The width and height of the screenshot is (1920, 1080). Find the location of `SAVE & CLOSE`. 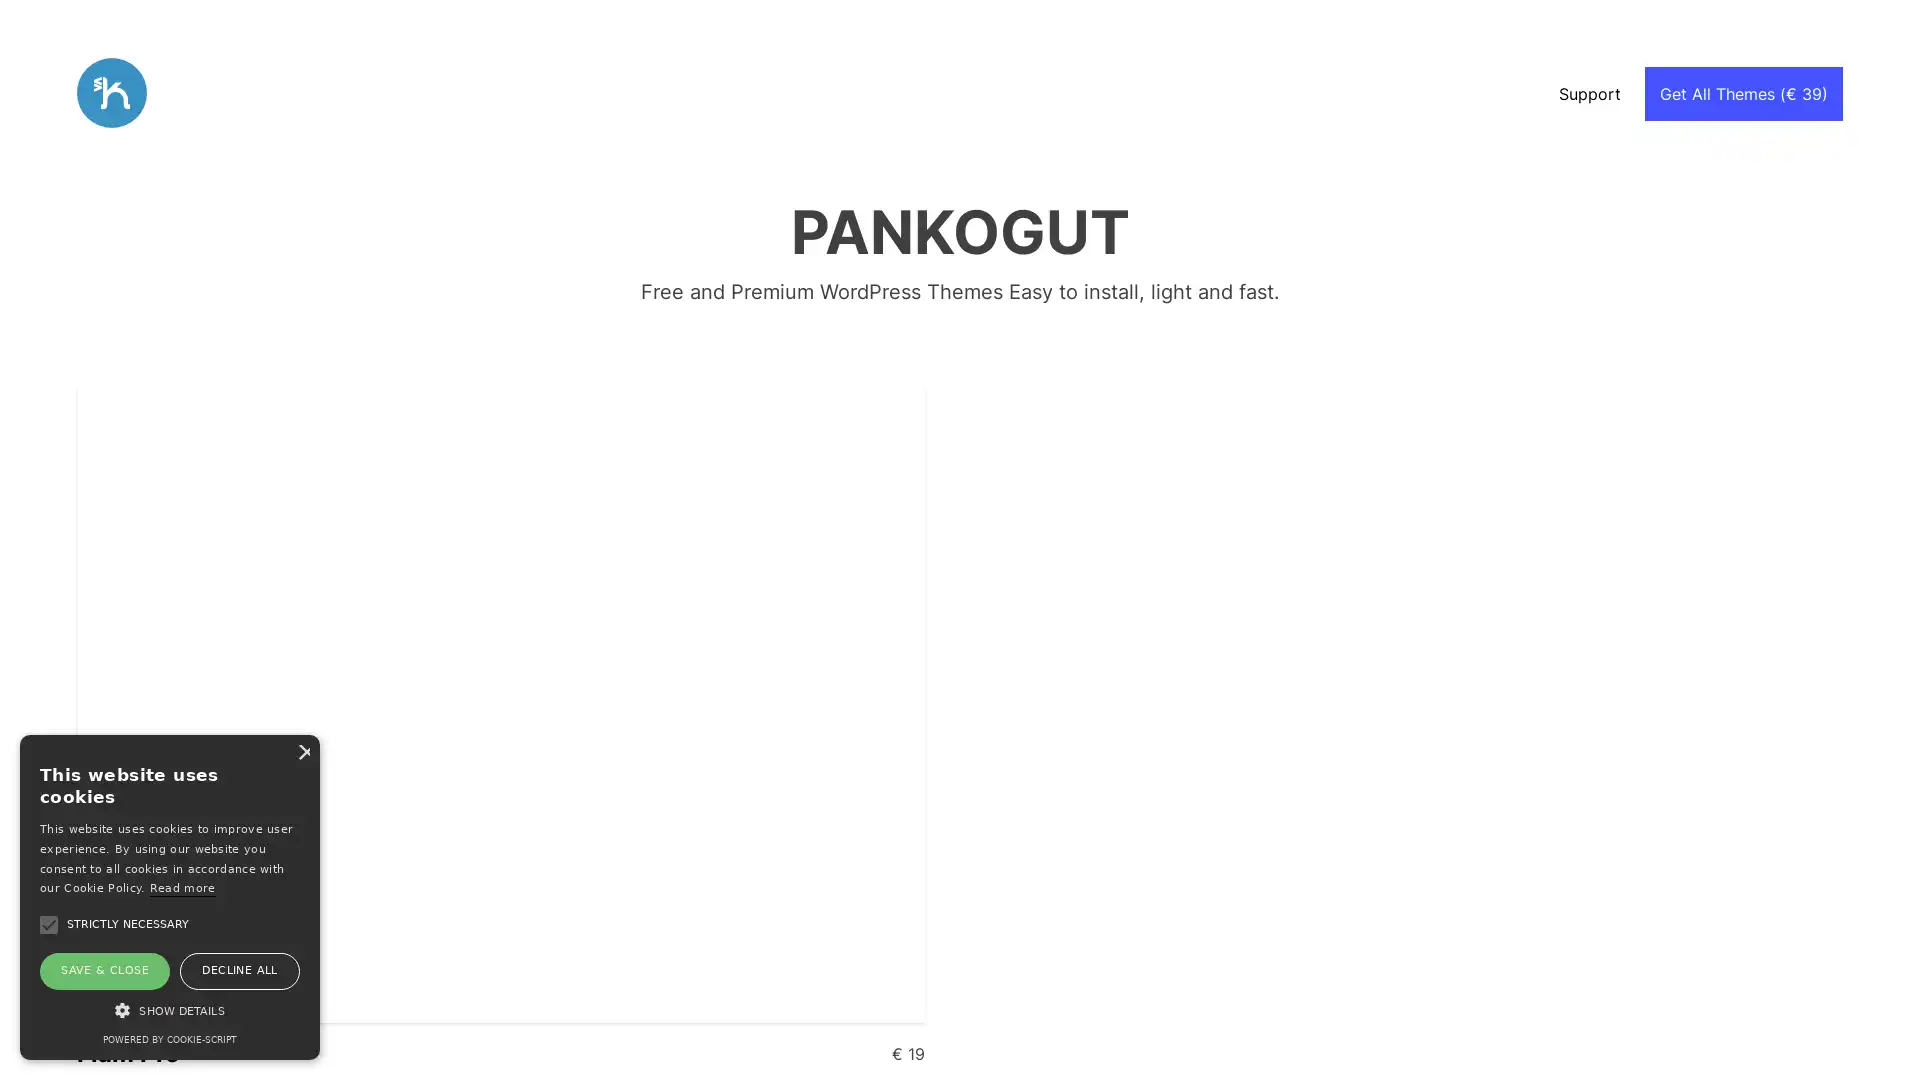

SAVE & CLOSE is located at coordinates (104, 970).